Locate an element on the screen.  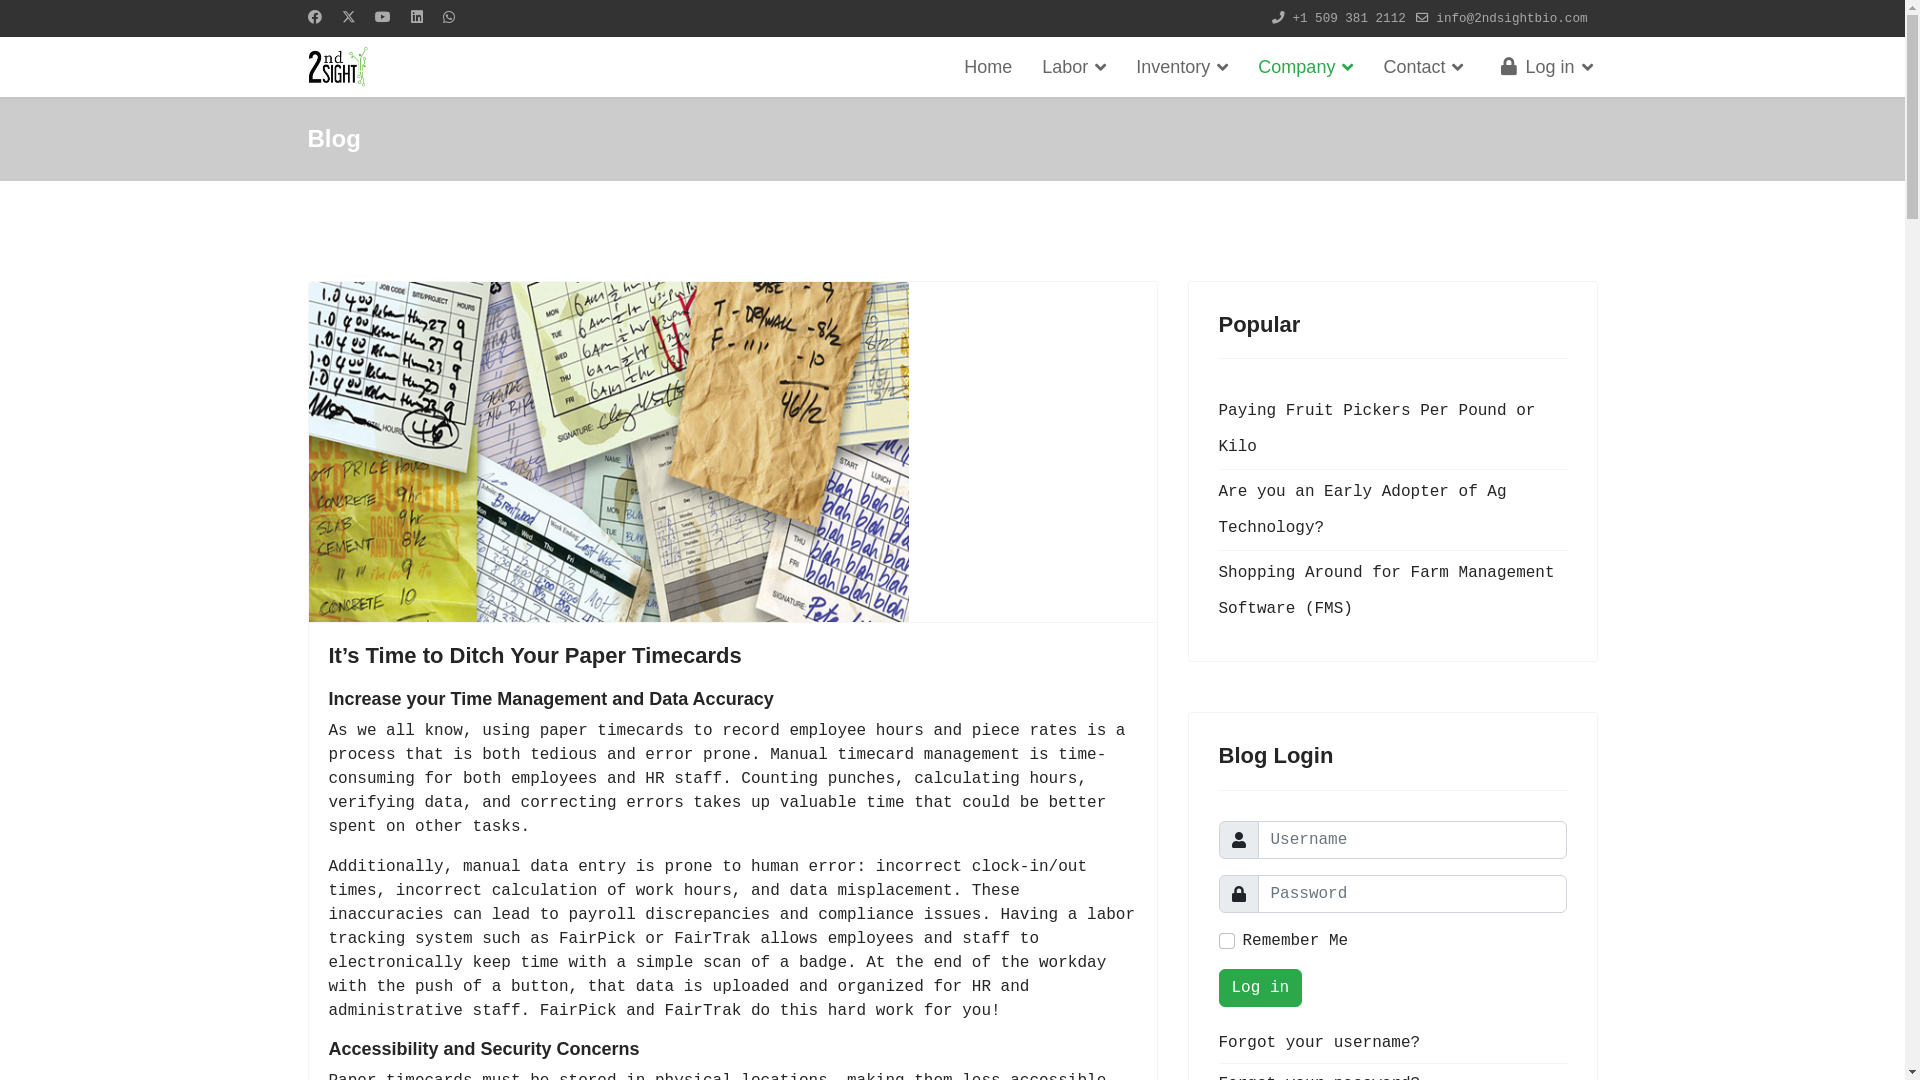
'Company' is located at coordinates (1305, 65).